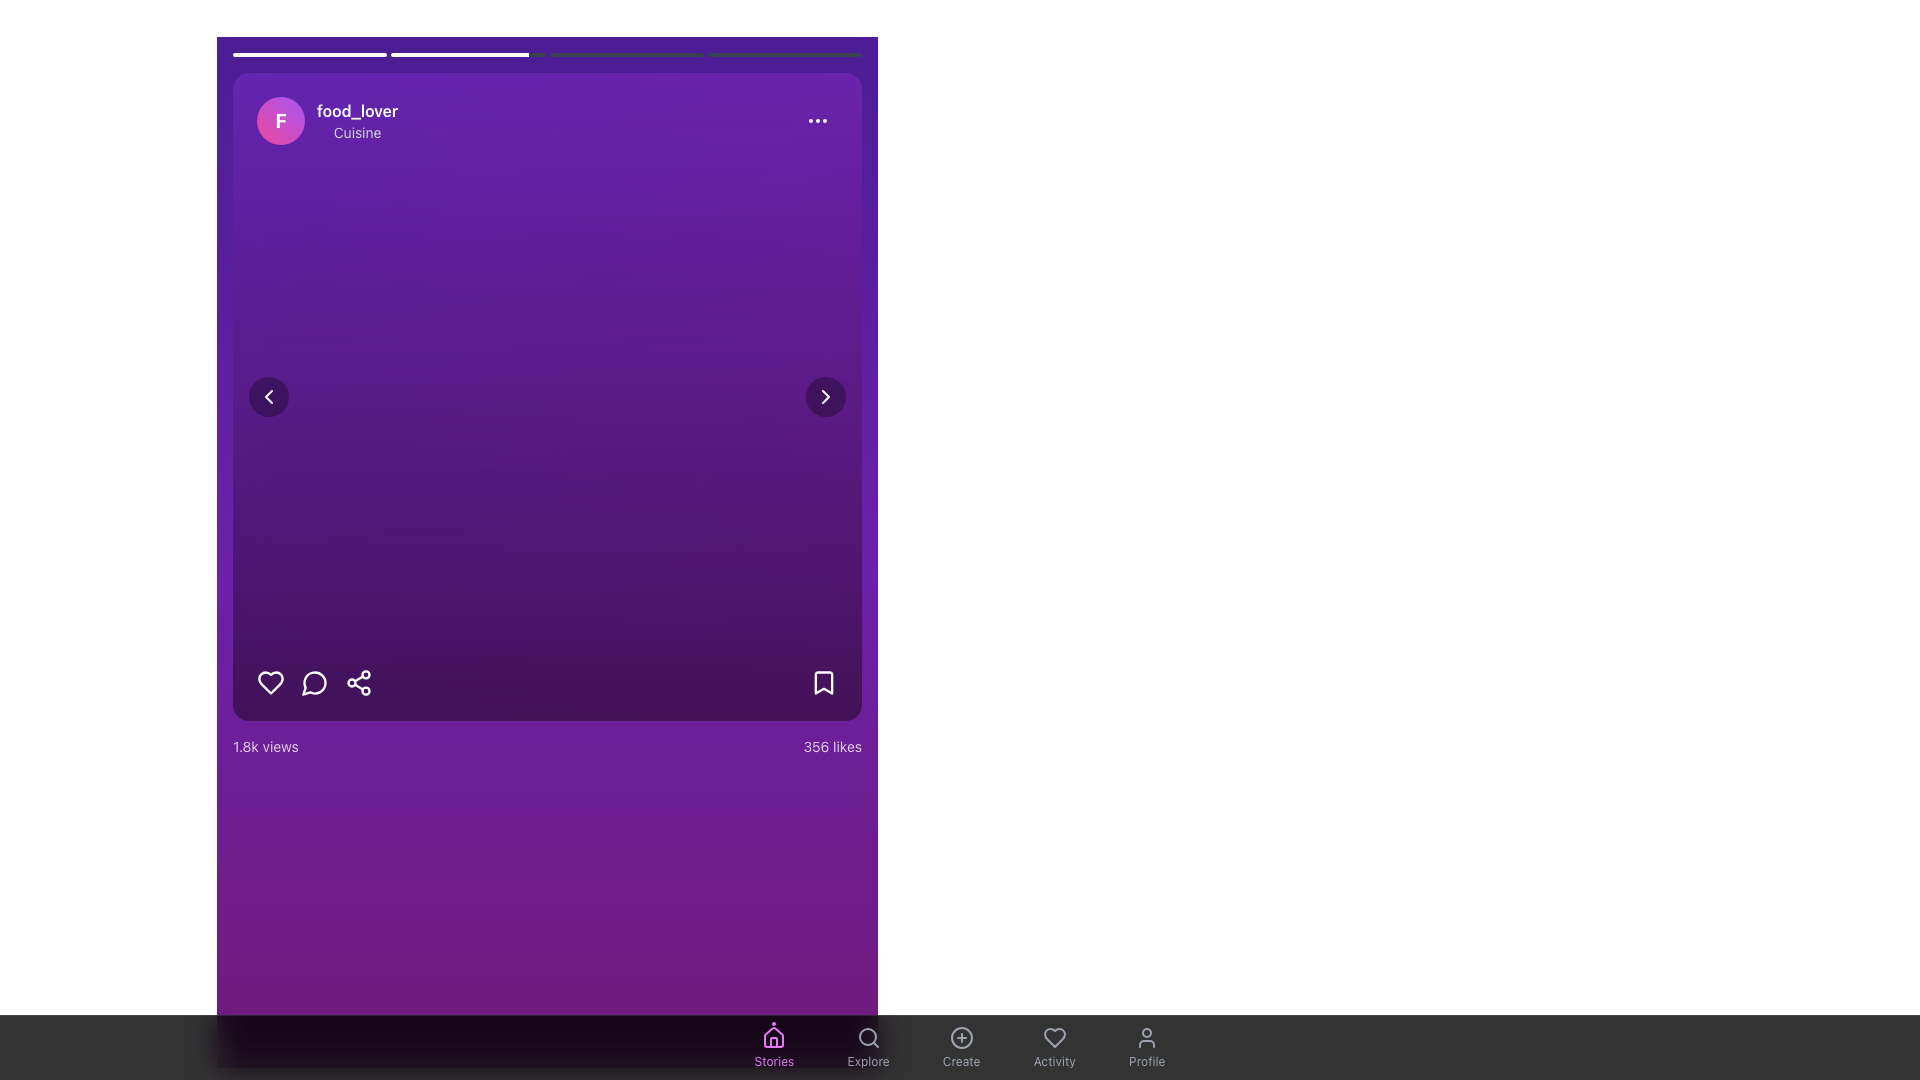  I want to click on fourth progress bar at the top right of the interface, which has a gray background and a white progress indicator, for styles or details, so click(783, 53).